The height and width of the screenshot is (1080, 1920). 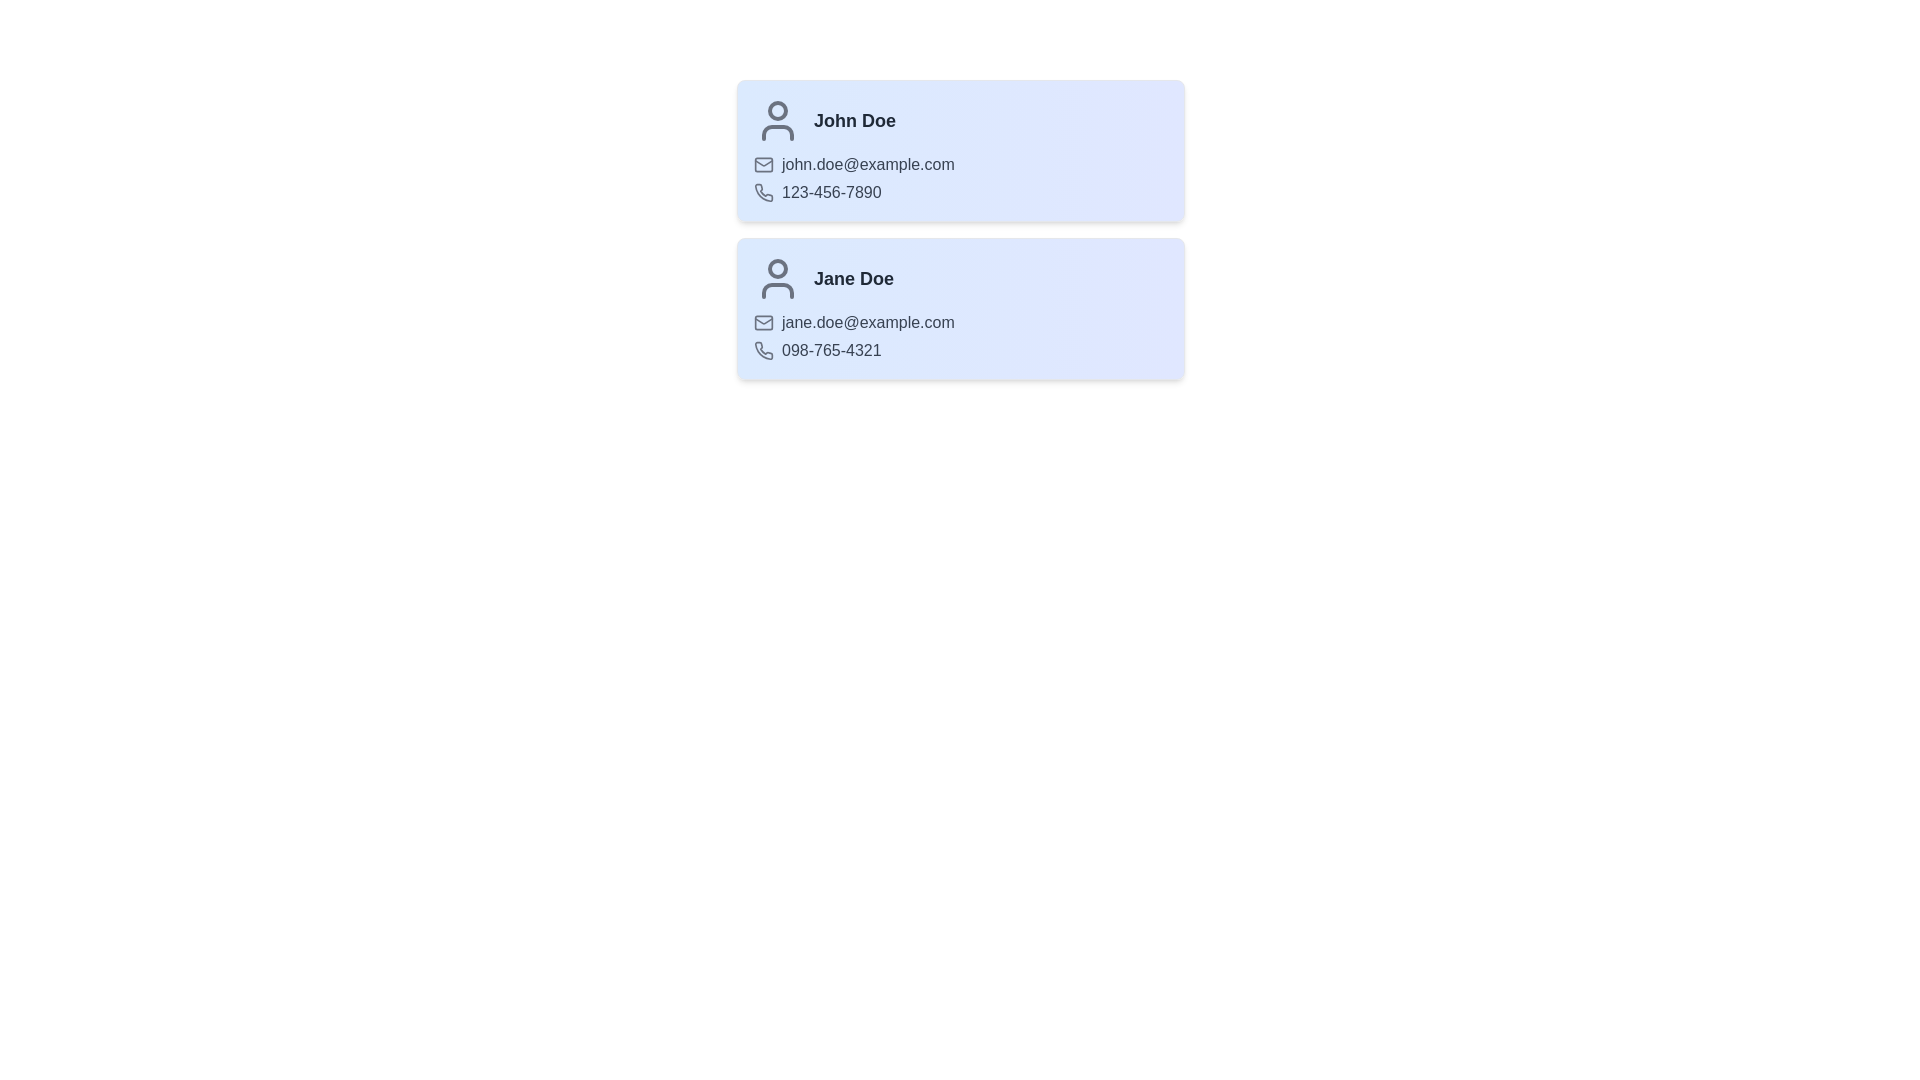 I want to click on the phone icon for John Doe, so click(x=762, y=192).